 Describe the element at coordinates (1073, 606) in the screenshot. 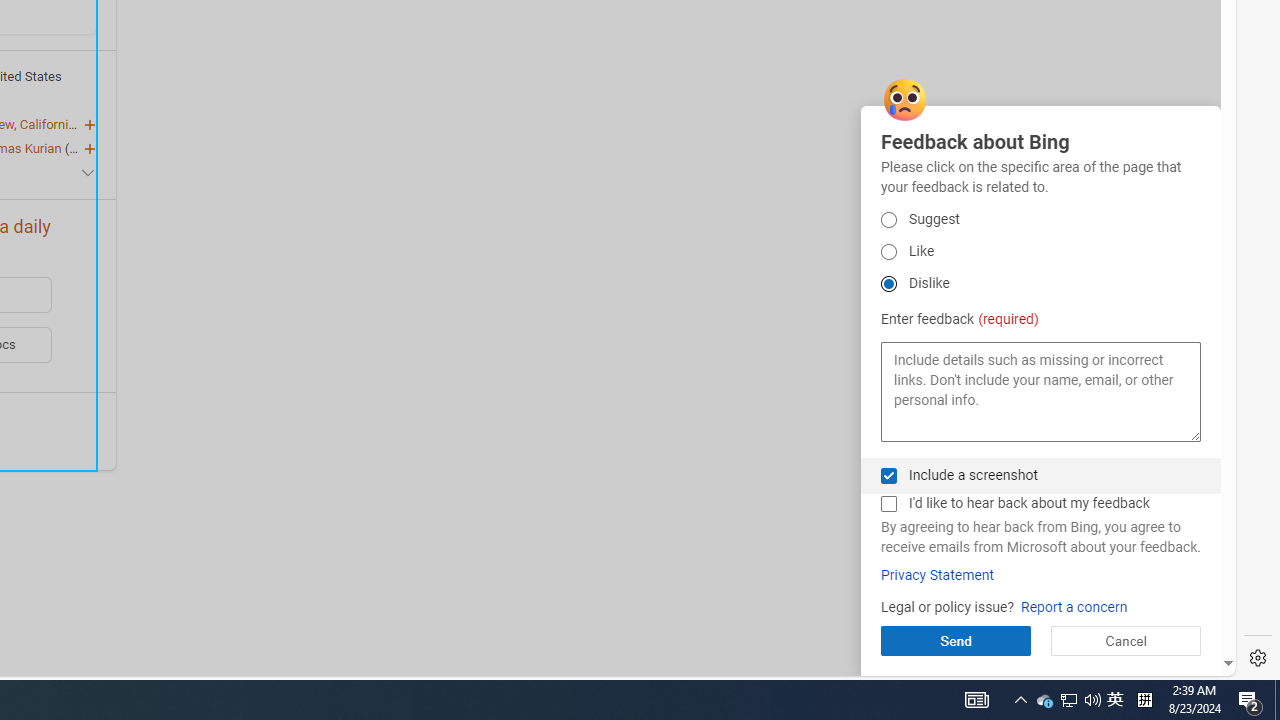

I see `'Report a concern'` at that location.